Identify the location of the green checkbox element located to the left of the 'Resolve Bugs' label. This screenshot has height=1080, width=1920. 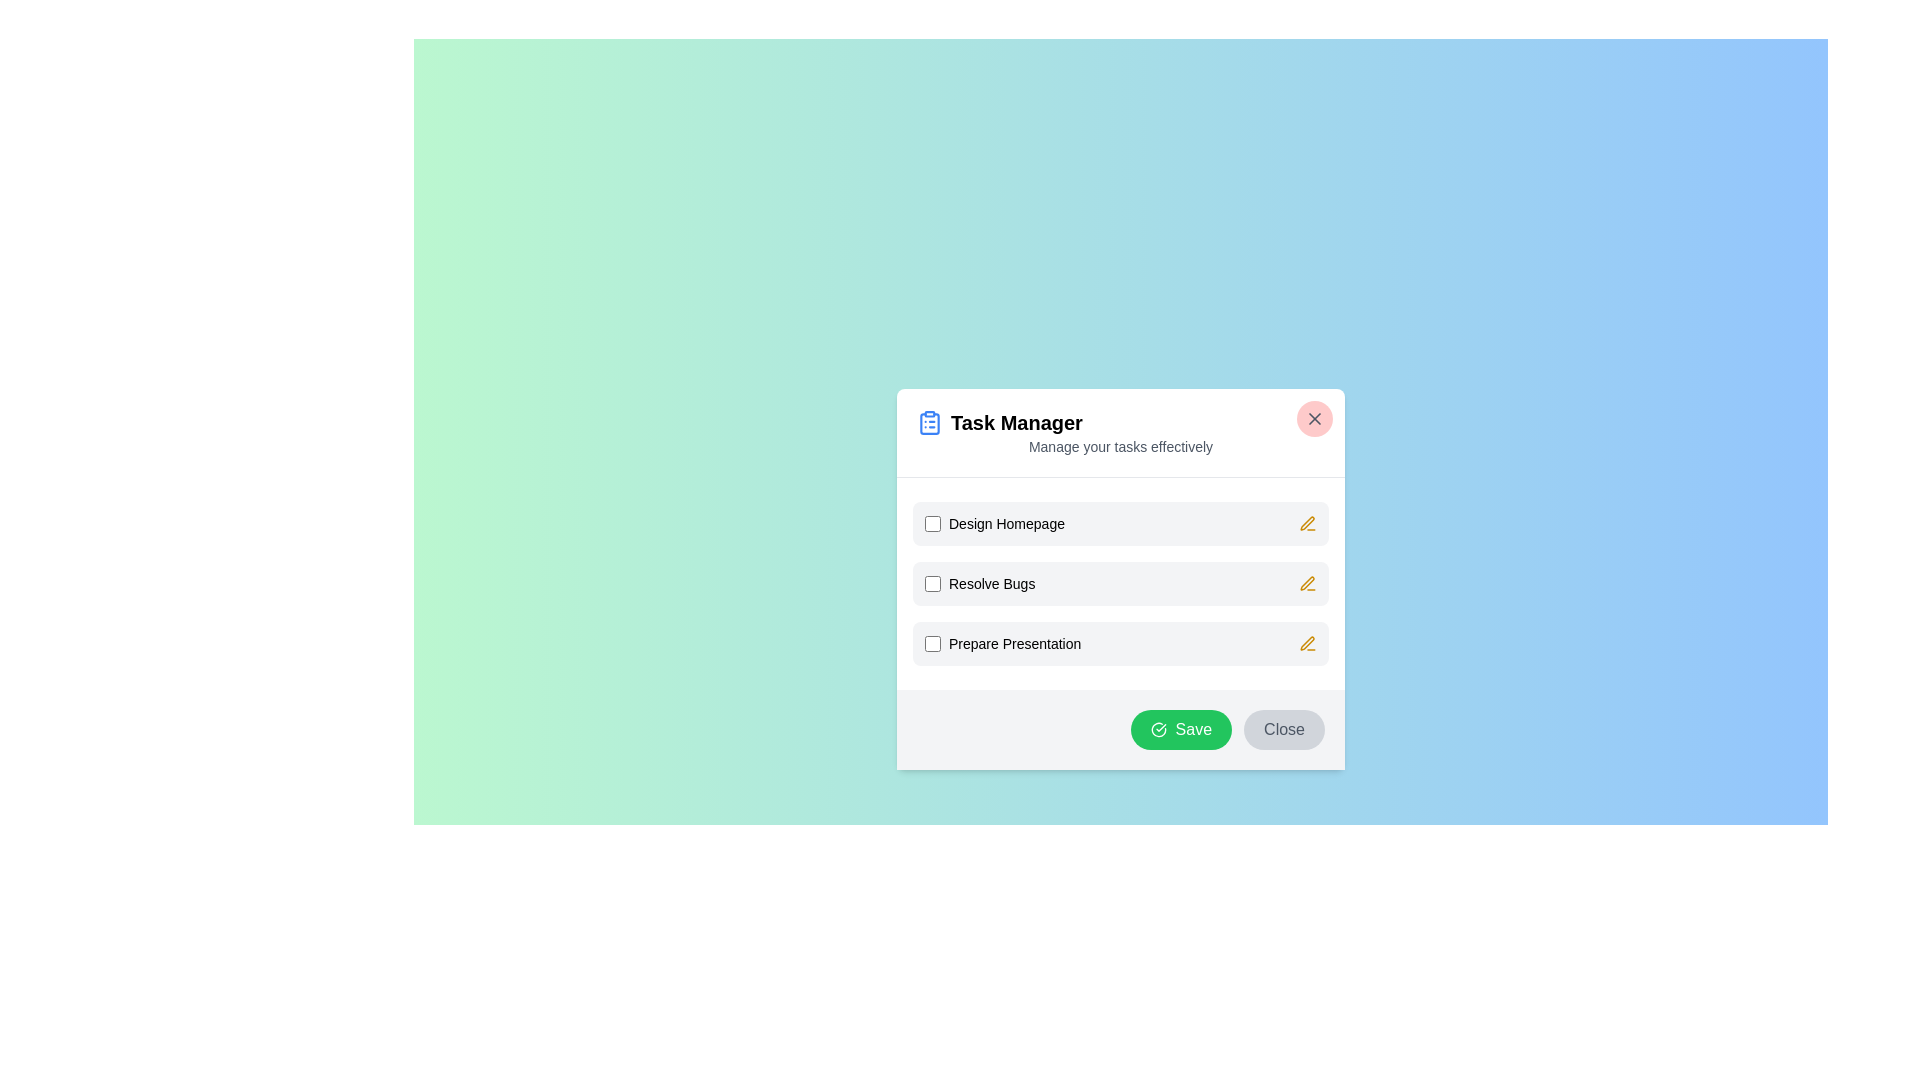
(931, 582).